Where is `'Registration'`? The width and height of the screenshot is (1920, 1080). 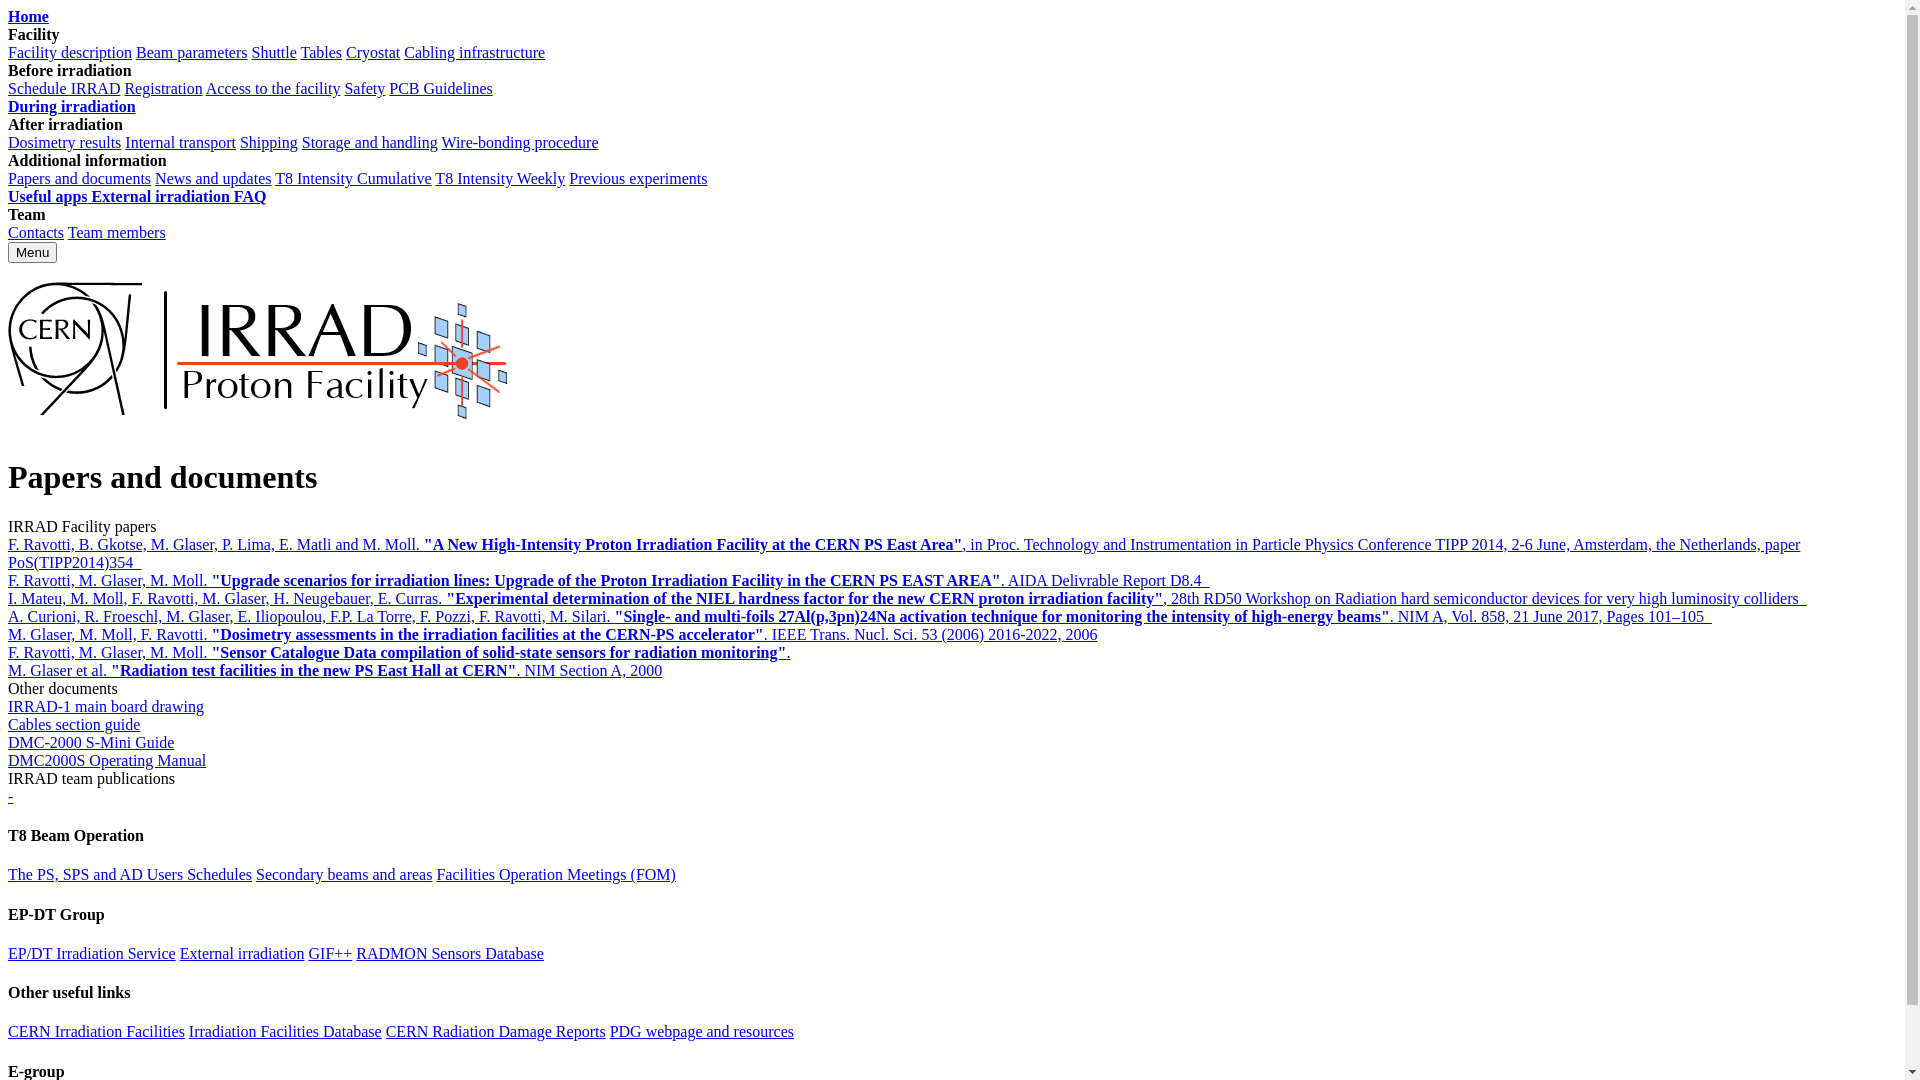
'Registration' is located at coordinates (163, 87).